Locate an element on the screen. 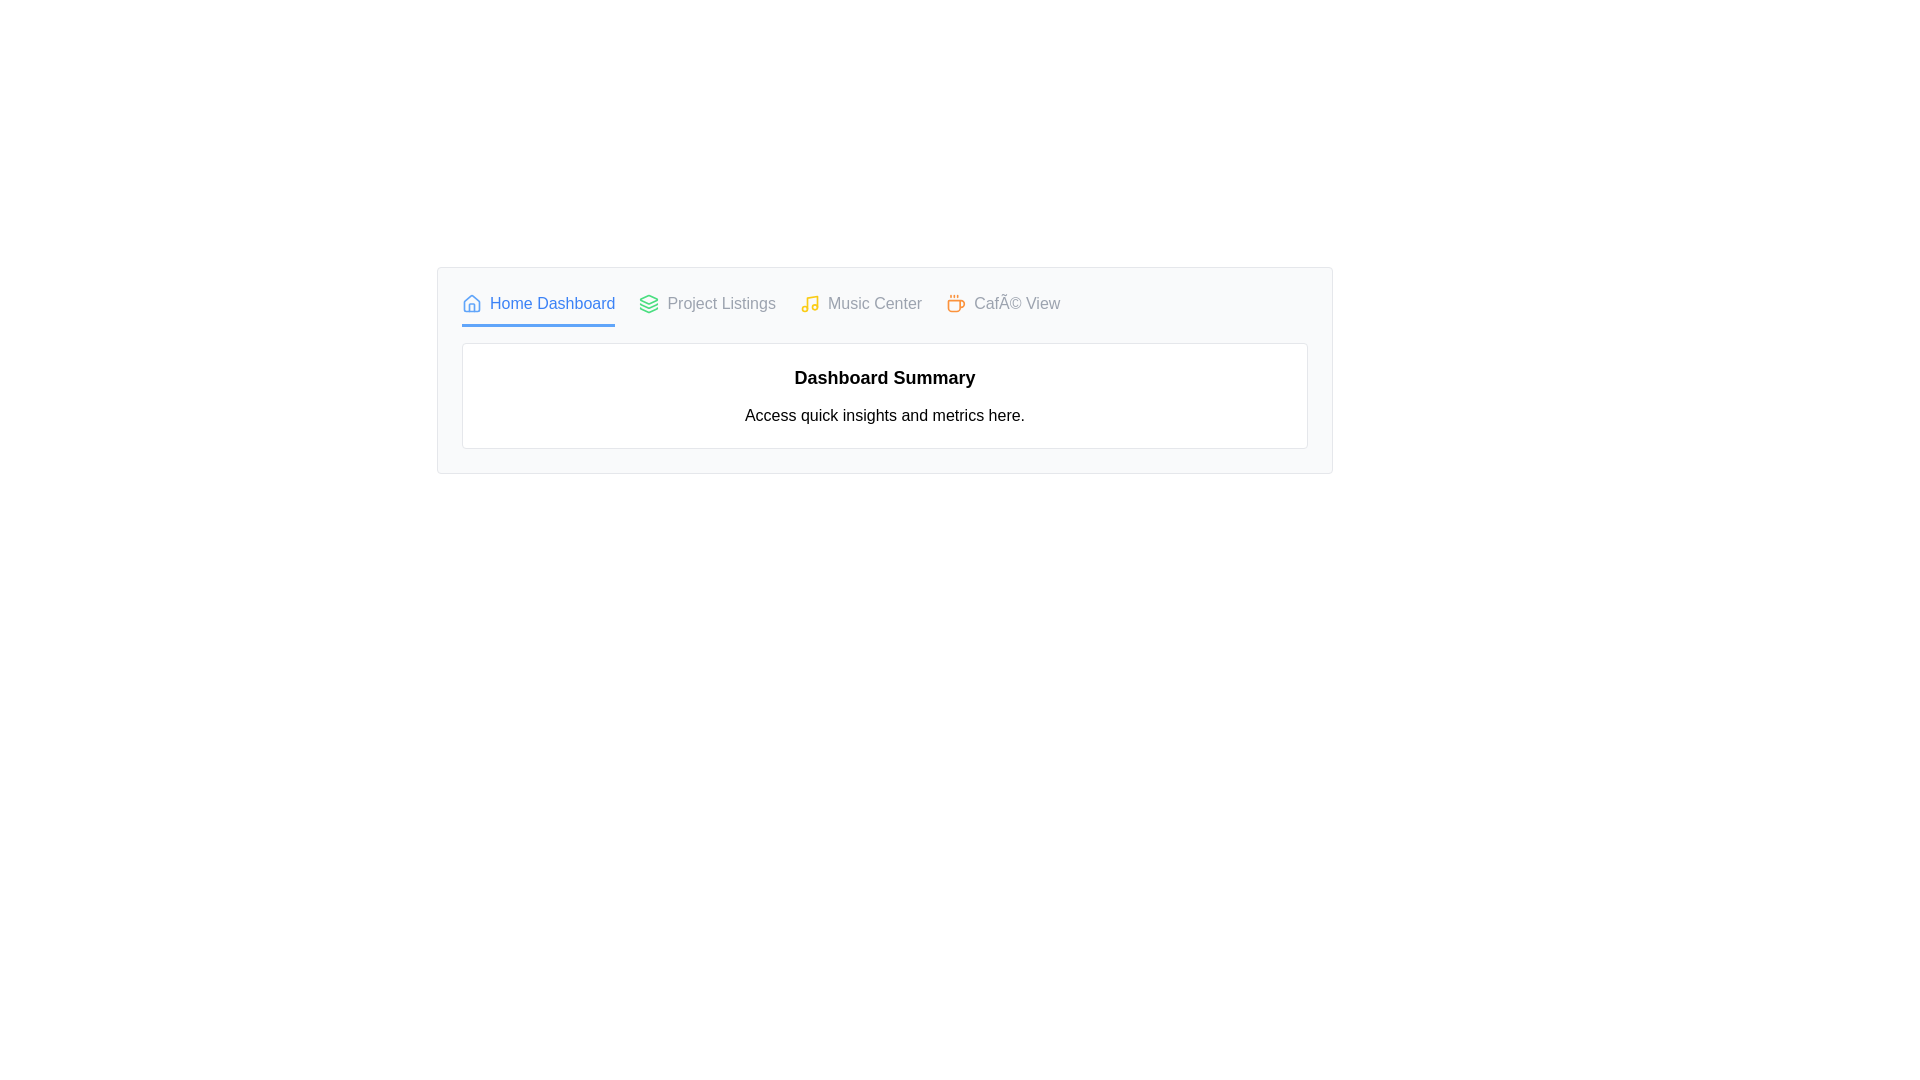 The width and height of the screenshot is (1920, 1080). the 'Café View' button, which features a light gray text label and an orange coffee cup icon is located at coordinates (1003, 309).